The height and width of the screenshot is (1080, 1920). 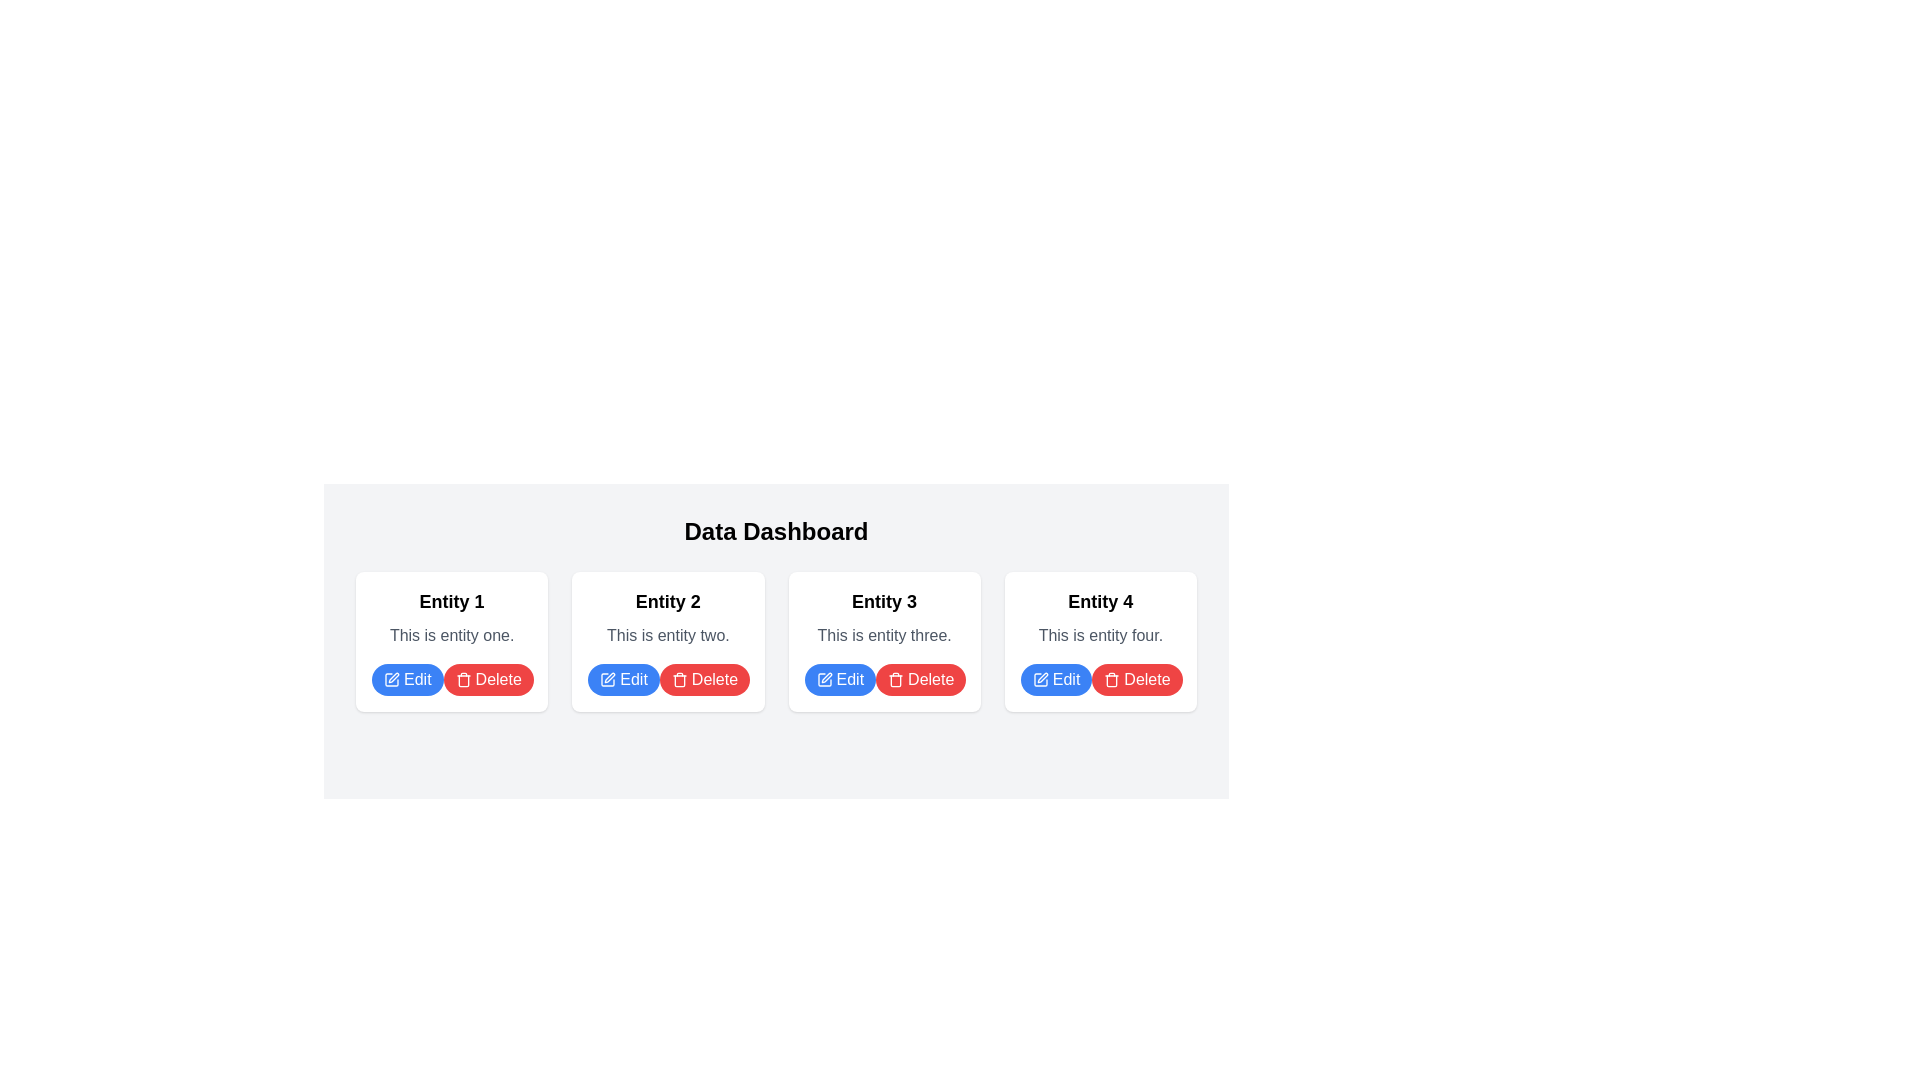 What do you see at coordinates (1040, 678) in the screenshot?
I see `the 'Edit' button on the 'Entity 4' card in the 'Data Dashboard', which is represented by an icon located slightly above the bottom edge of the card` at bounding box center [1040, 678].